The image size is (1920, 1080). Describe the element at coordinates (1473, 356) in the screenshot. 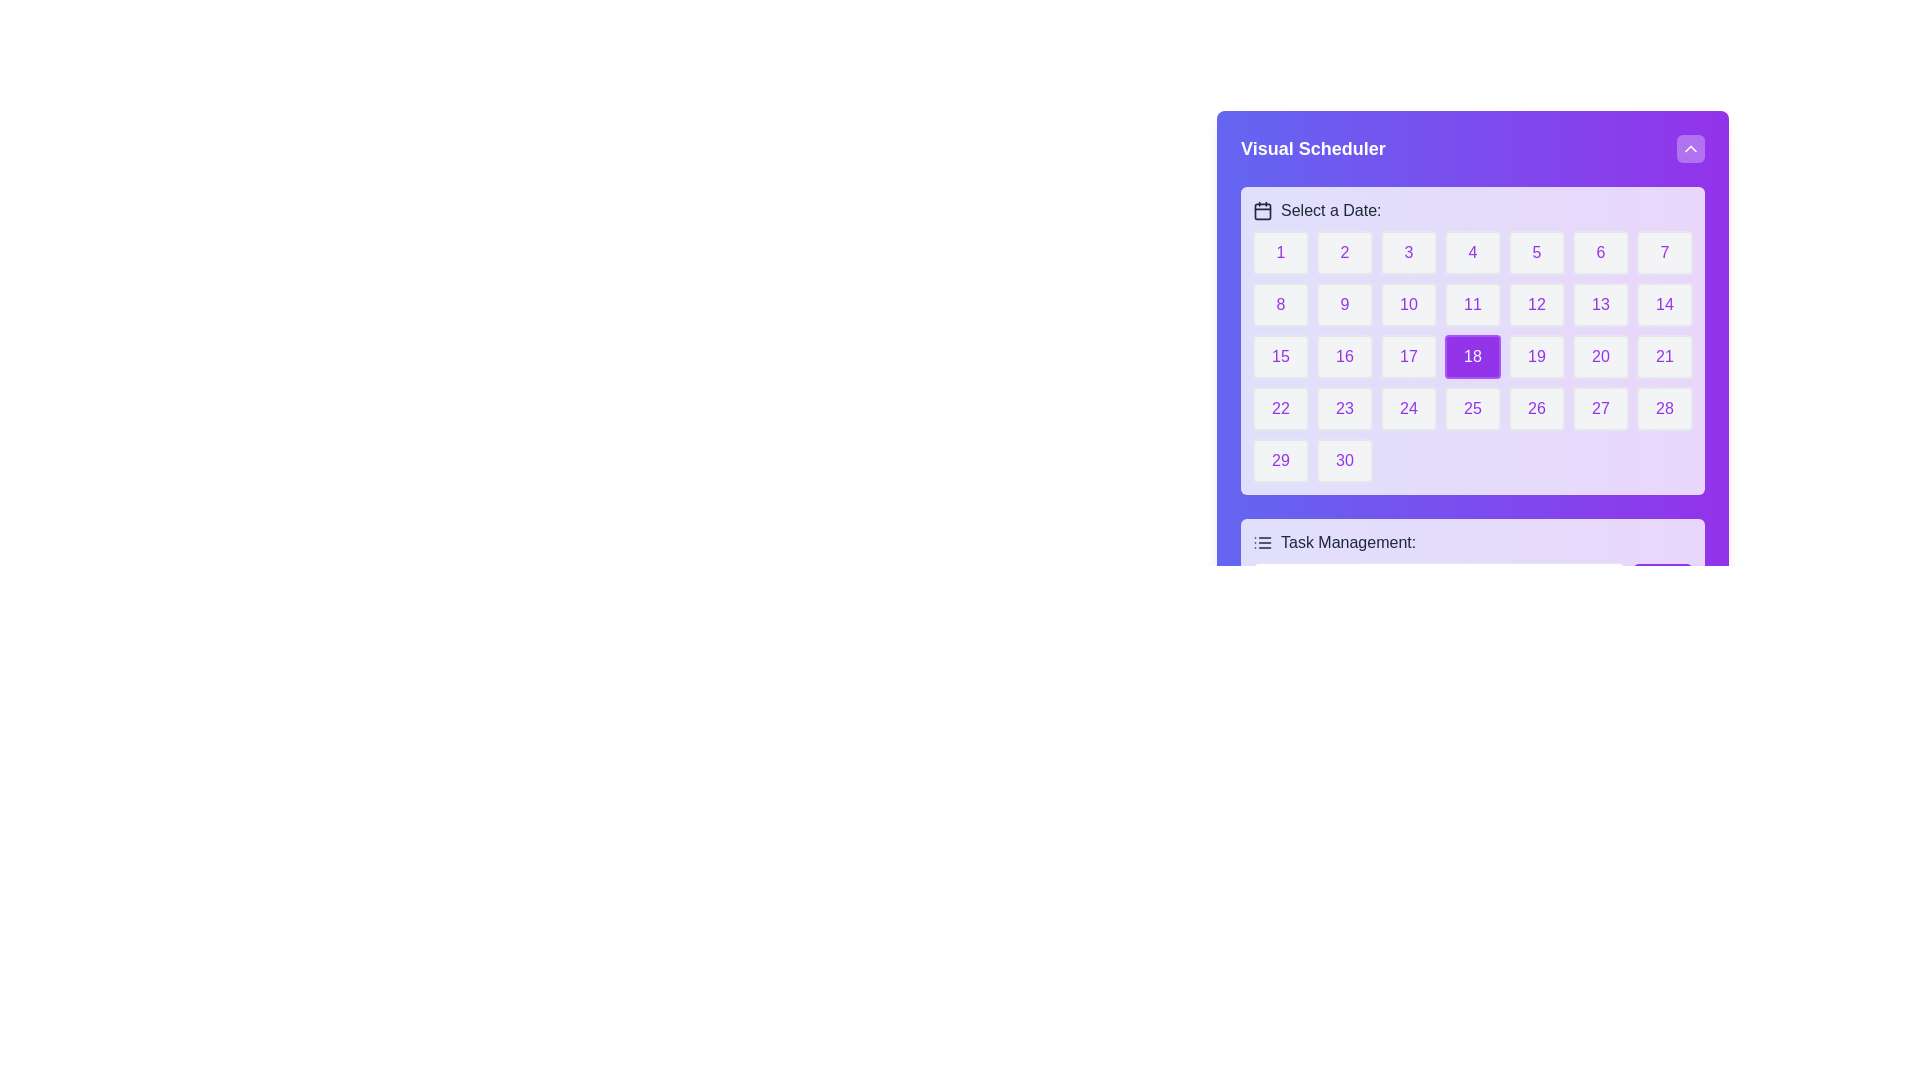

I see `the purple-highlighted button labeled '18' located in the fourth row and fourth column of the date selection panel` at that location.